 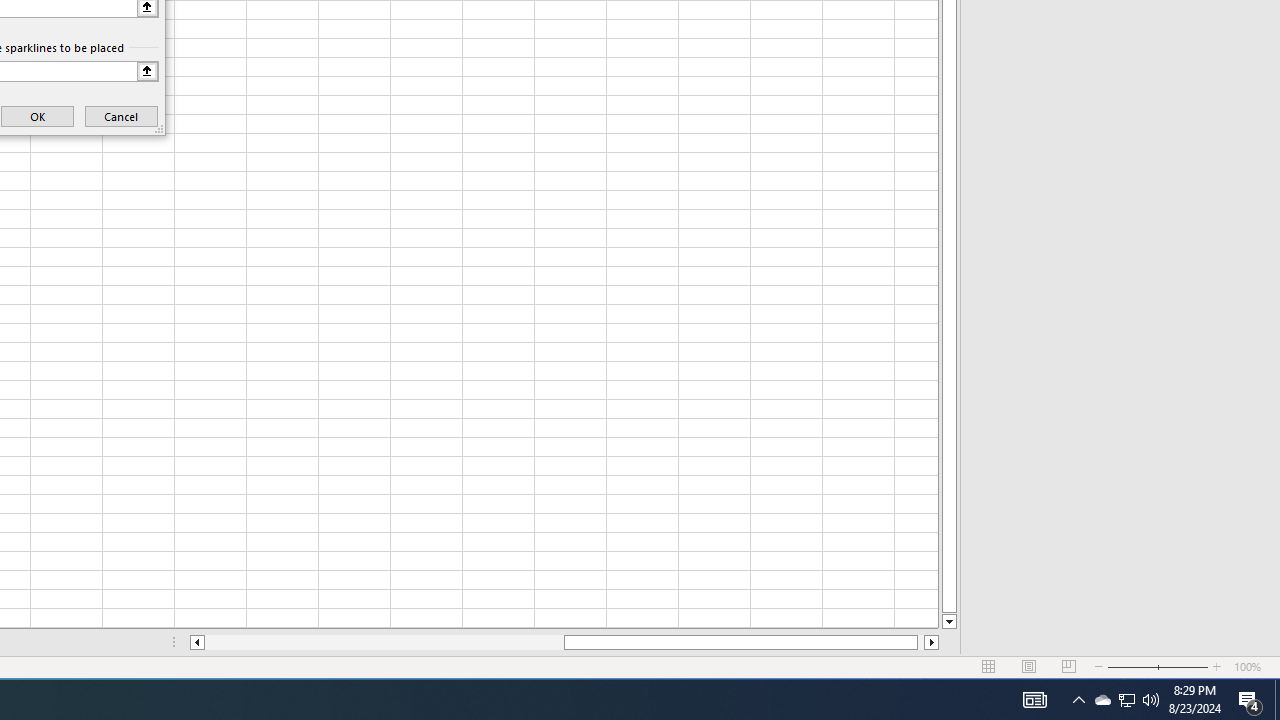 I want to click on 'Zoom', so click(x=1158, y=667).